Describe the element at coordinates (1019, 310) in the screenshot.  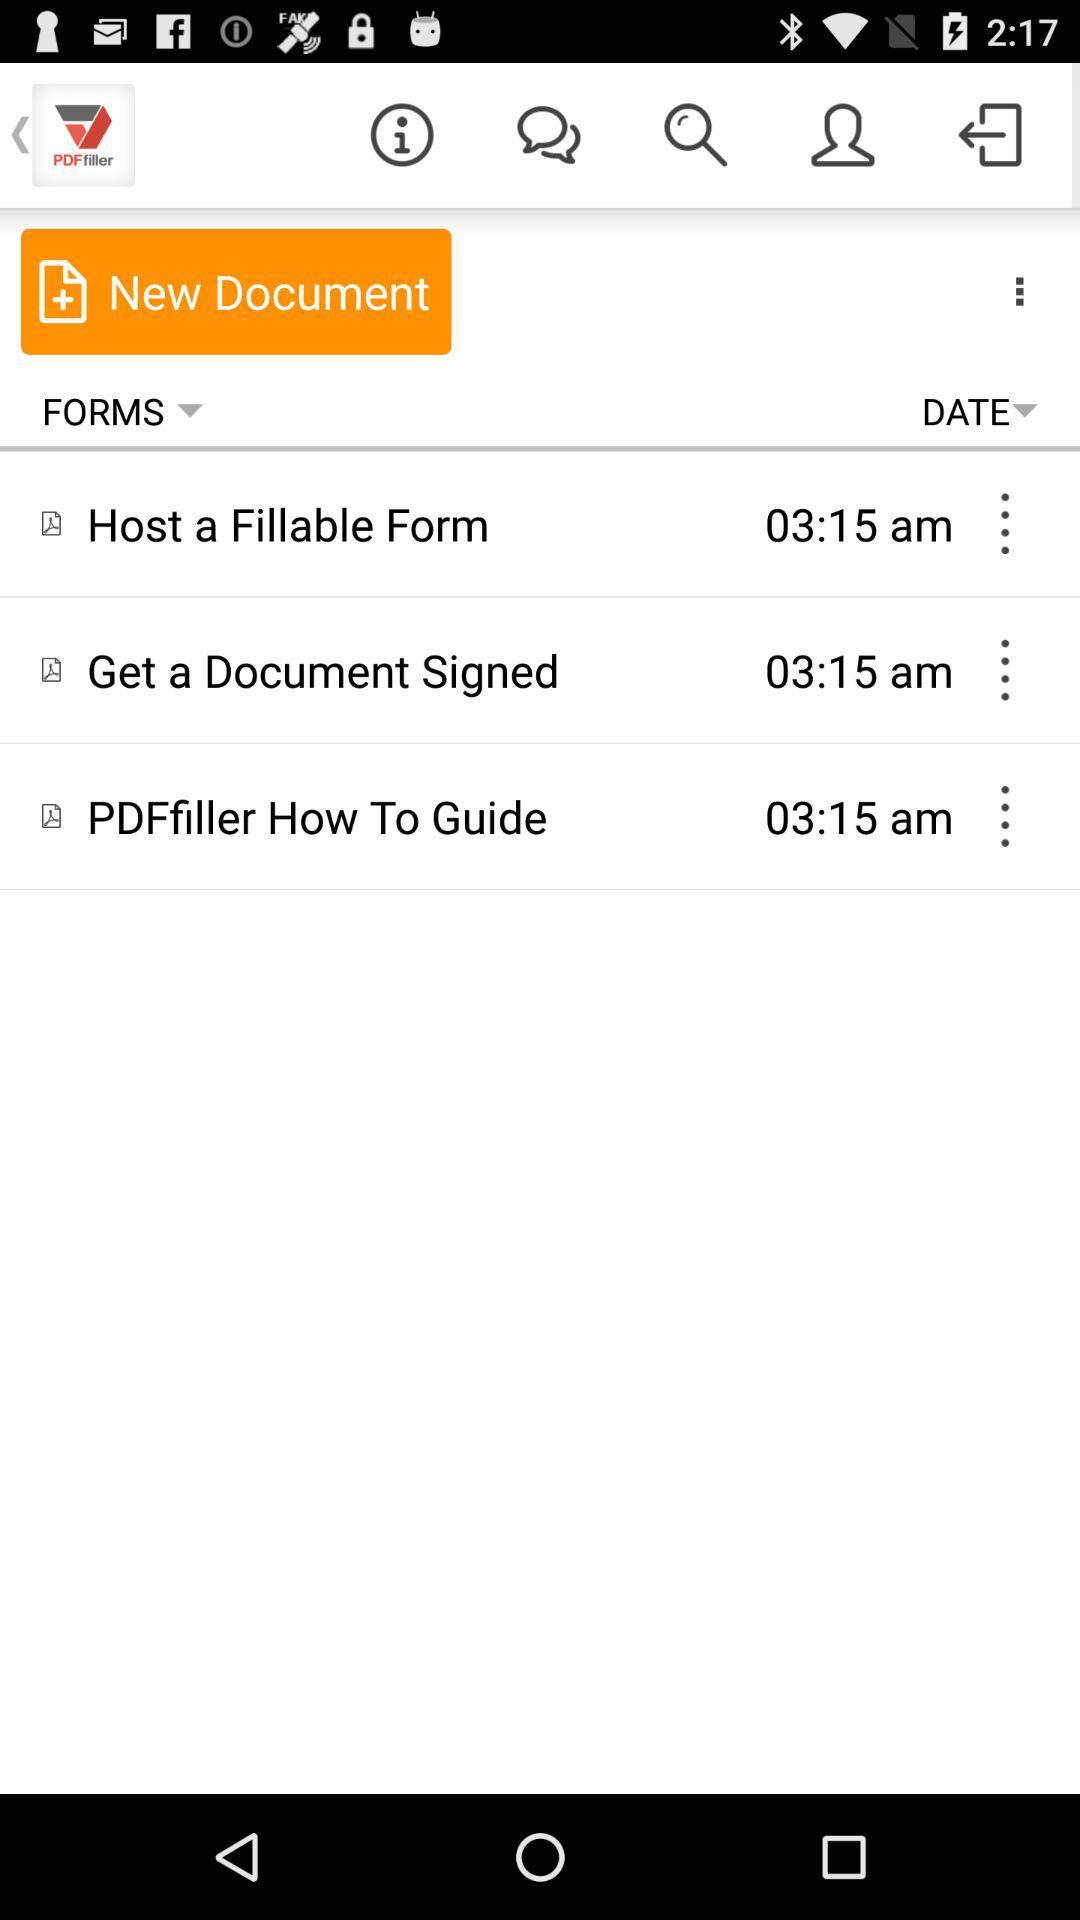
I see `the more icon` at that location.